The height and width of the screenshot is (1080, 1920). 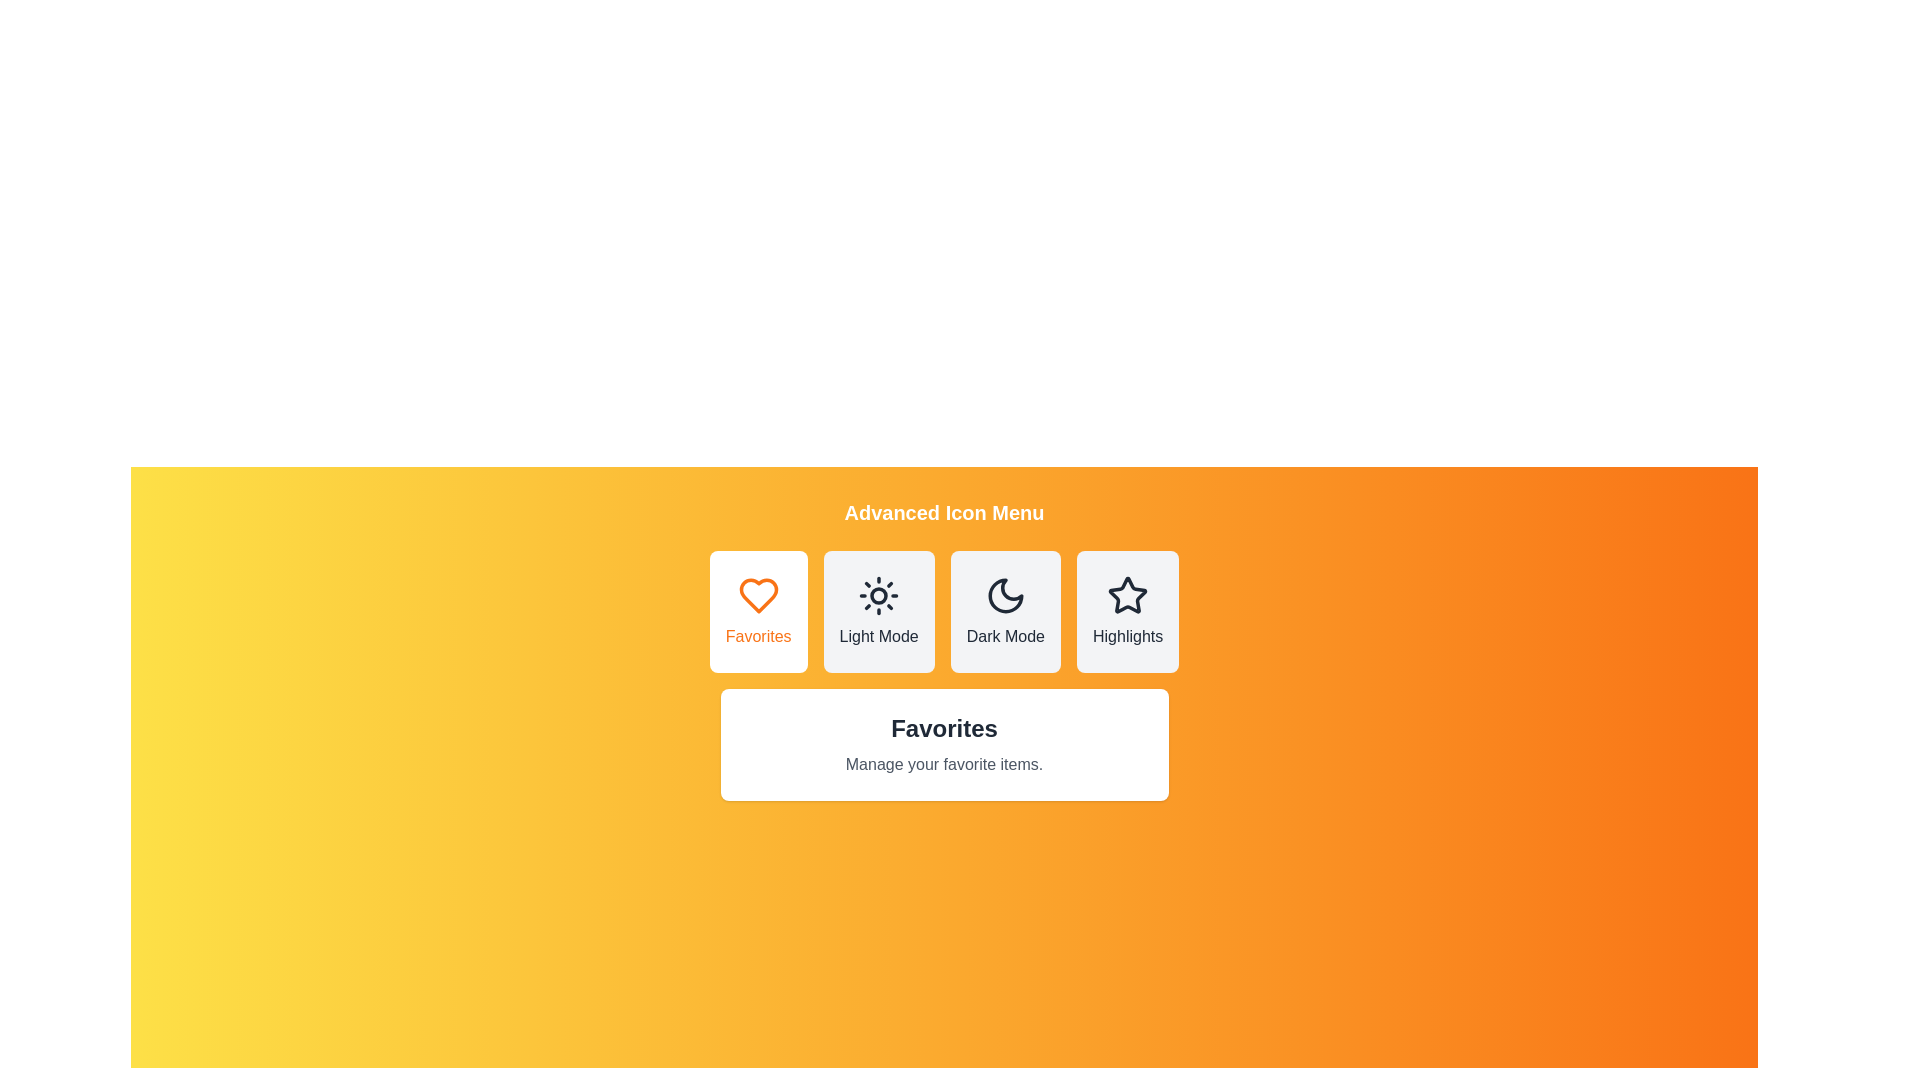 What do you see at coordinates (1005, 595) in the screenshot?
I see `the details of the crescent moon icon in the 'Dark Mode' option, which is the third rectangular option in the row of features` at bounding box center [1005, 595].